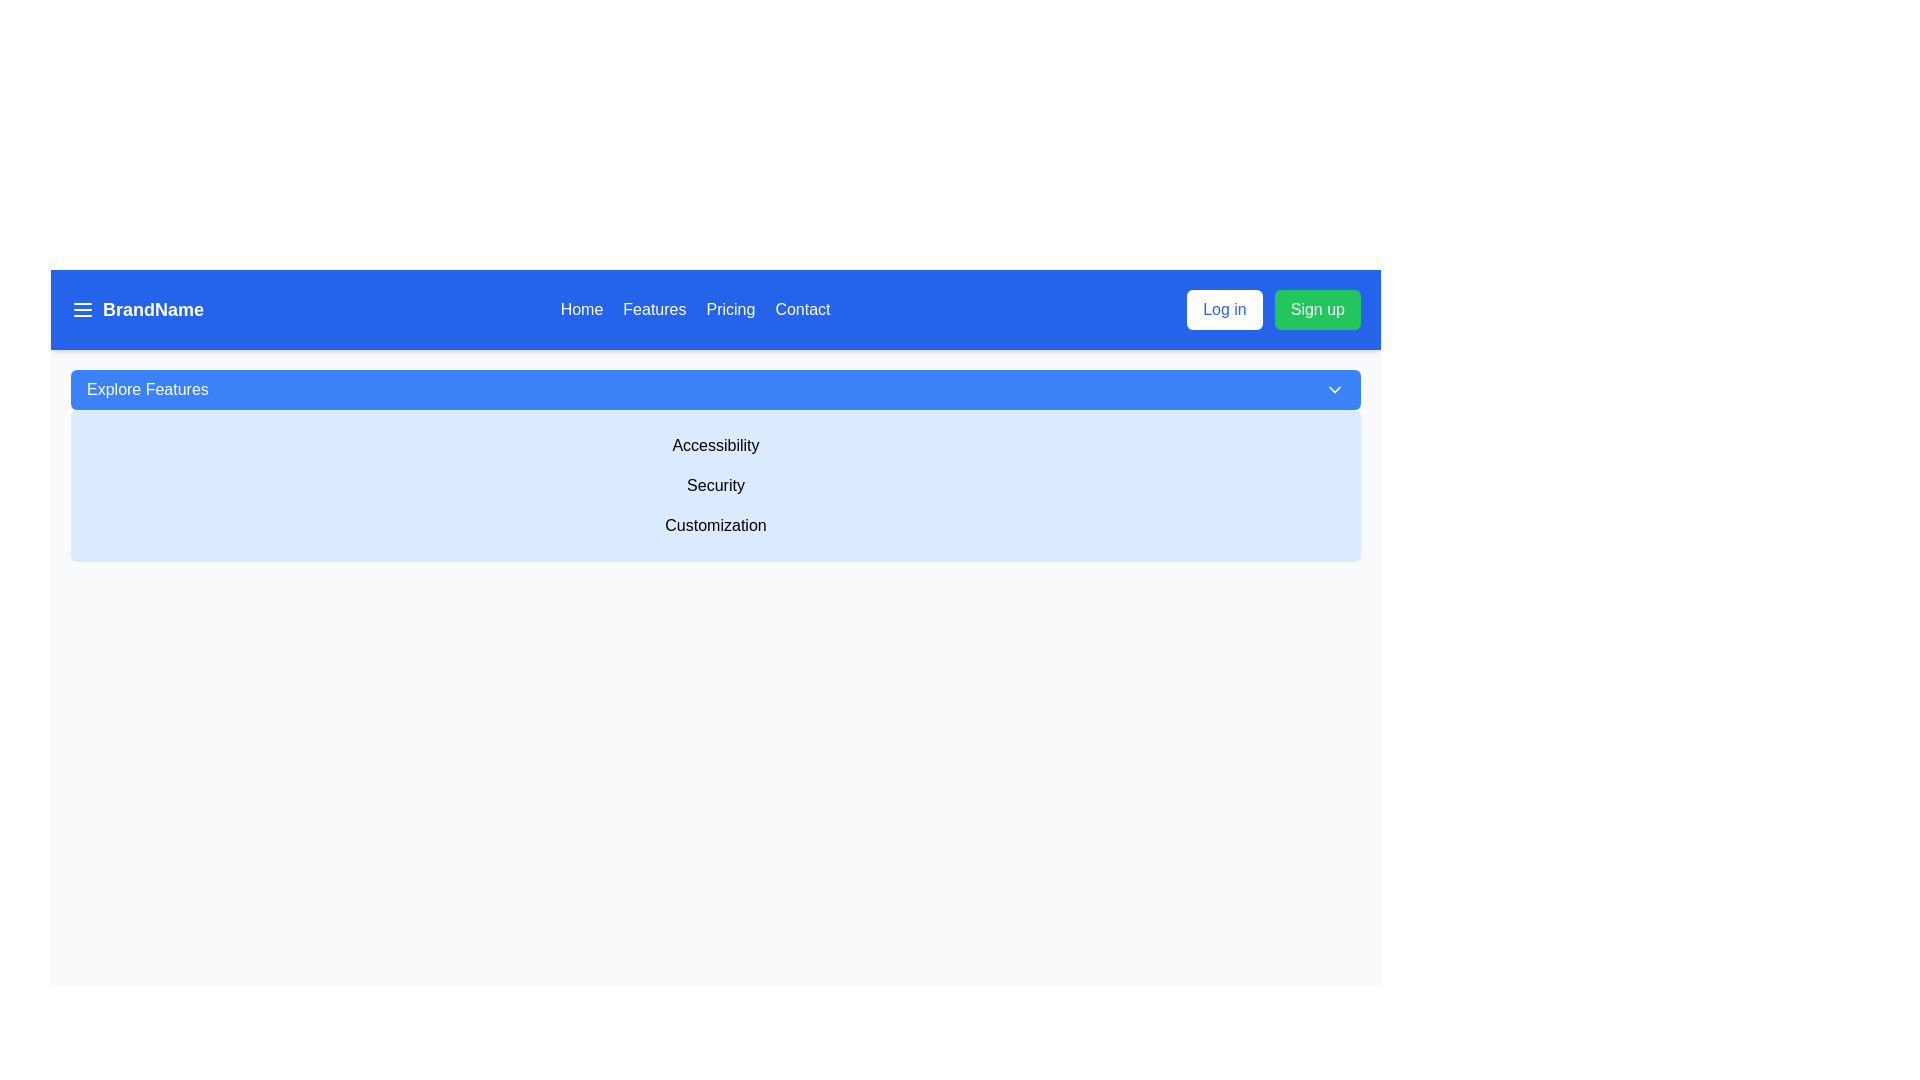 The height and width of the screenshot is (1080, 1920). What do you see at coordinates (695, 309) in the screenshot?
I see `the horizontal navigation menu located at the top of the interface, which contains links labeled 'Home,' 'Features,' 'Pricing,' and 'Contact.'` at bounding box center [695, 309].